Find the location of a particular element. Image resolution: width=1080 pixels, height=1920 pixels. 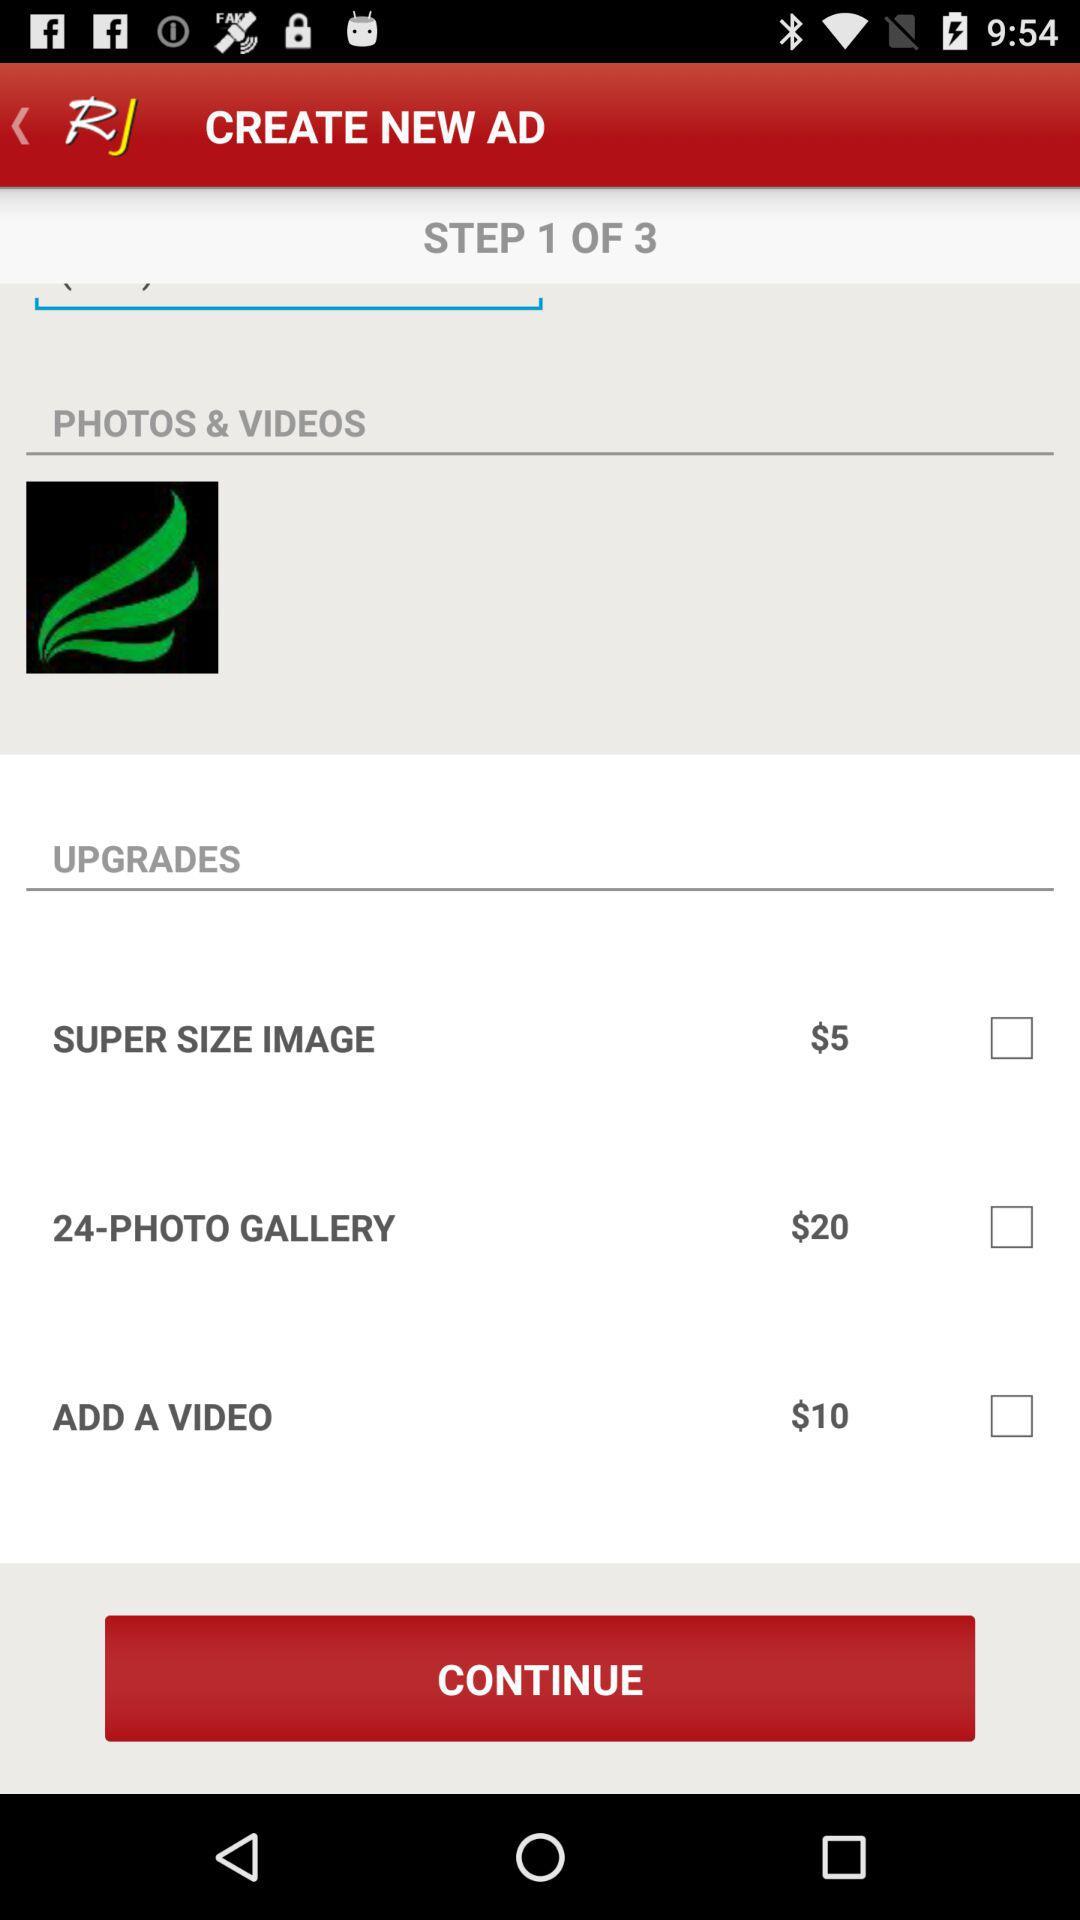

add video is located at coordinates (1011, 1415).